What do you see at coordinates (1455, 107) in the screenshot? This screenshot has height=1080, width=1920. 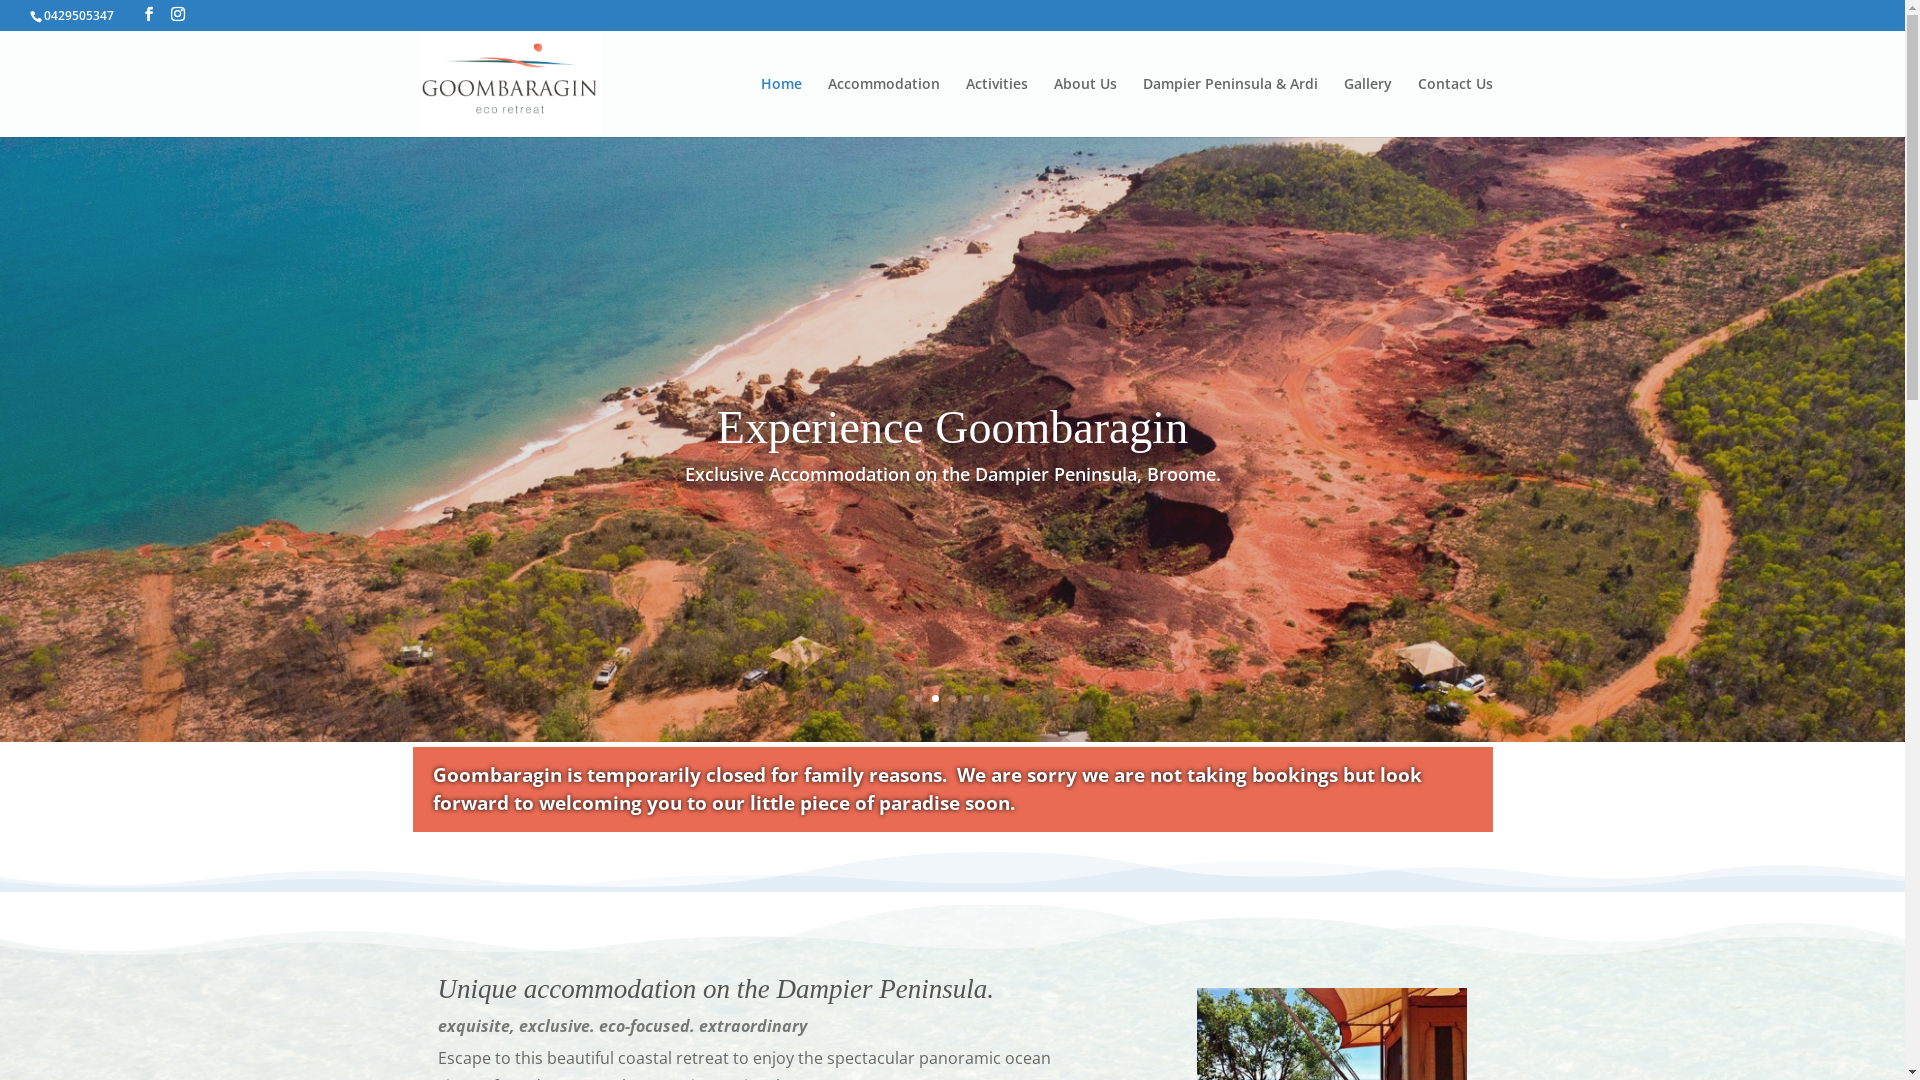 I see `'Contact Us'` at bounding box center [1455, 107].